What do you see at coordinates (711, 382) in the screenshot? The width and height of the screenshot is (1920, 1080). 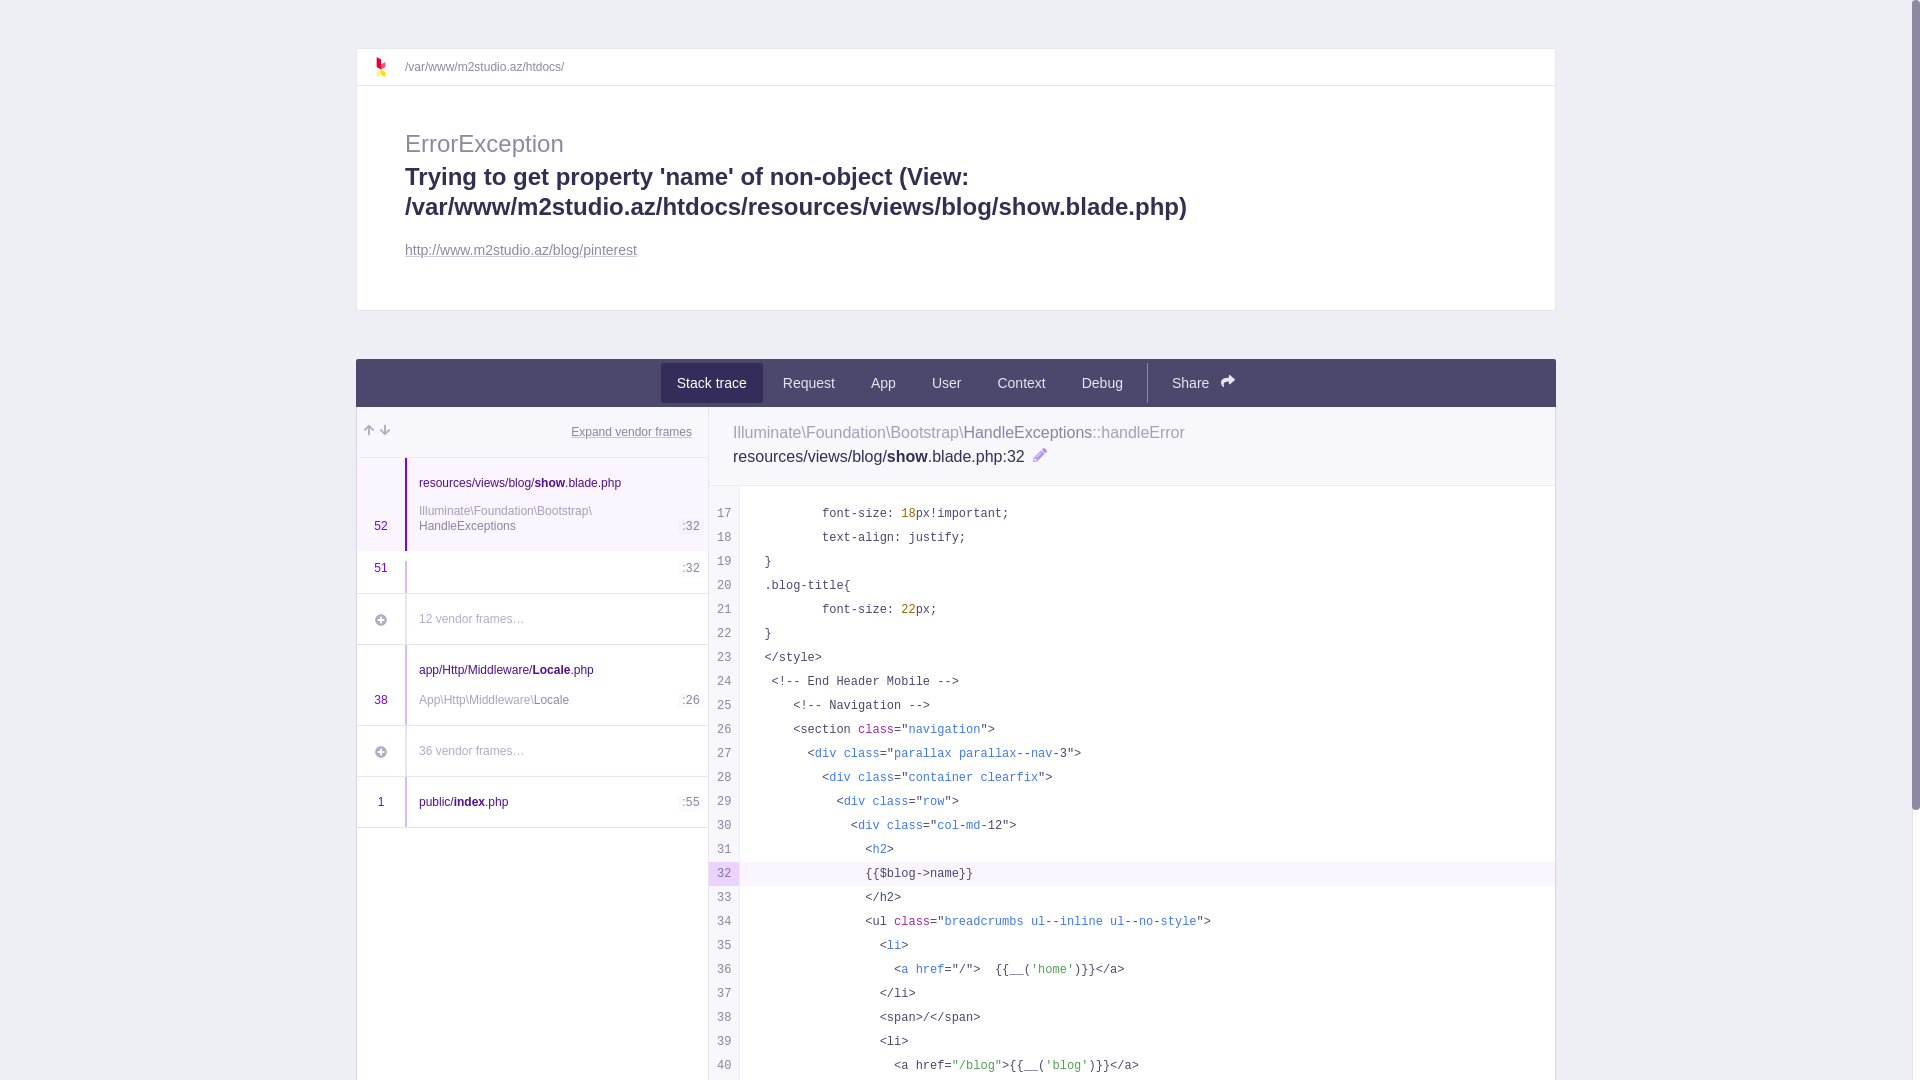 I see `'Stack trace'` at bounding box center [711, 382].